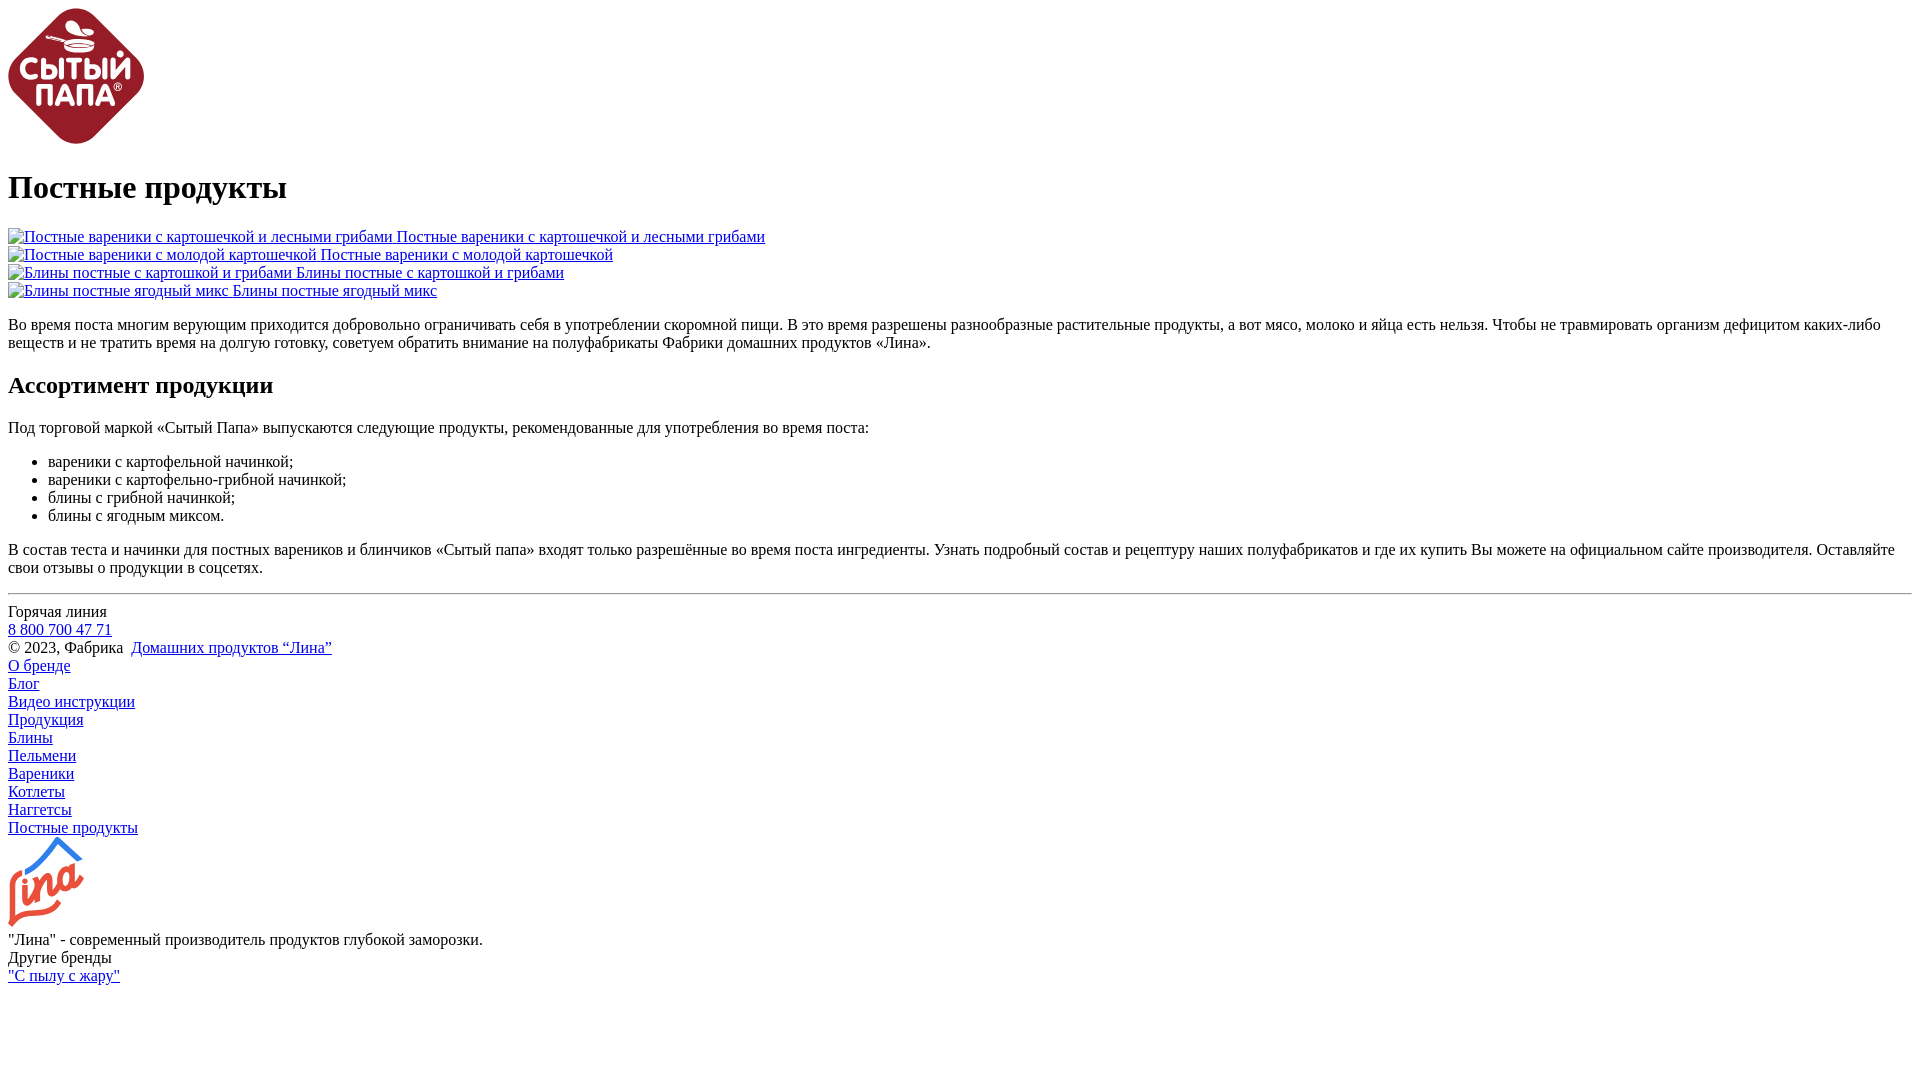 The image size is (1920, 1080). What do you see at coordinates (59, 628) in the screenshot?
I see `'8 800 700 47 71'` at bounding box center [59, 628].